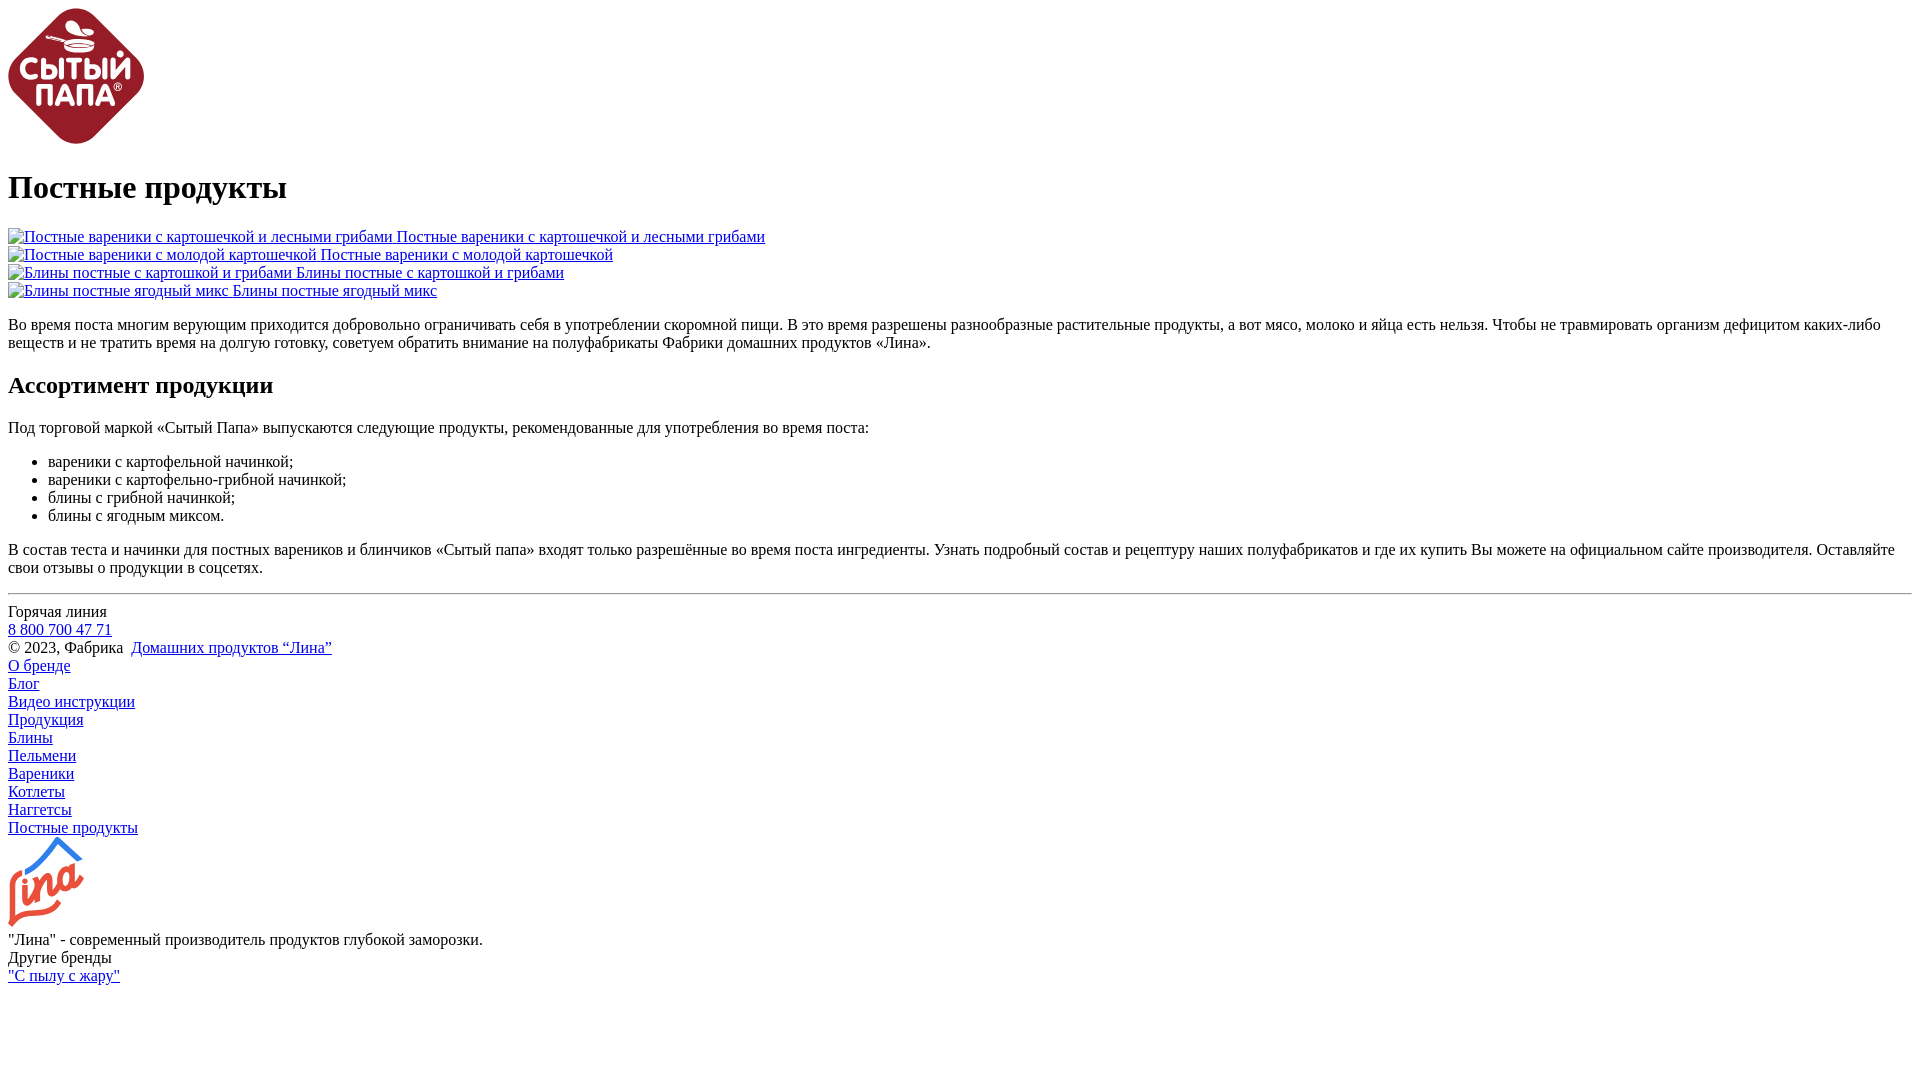 The image size is (1920, 1080). What do you see at coordinates (59, 628) in the screenshot?
I see `'8 800 700 47 71'` at bounding box center [59, 628].